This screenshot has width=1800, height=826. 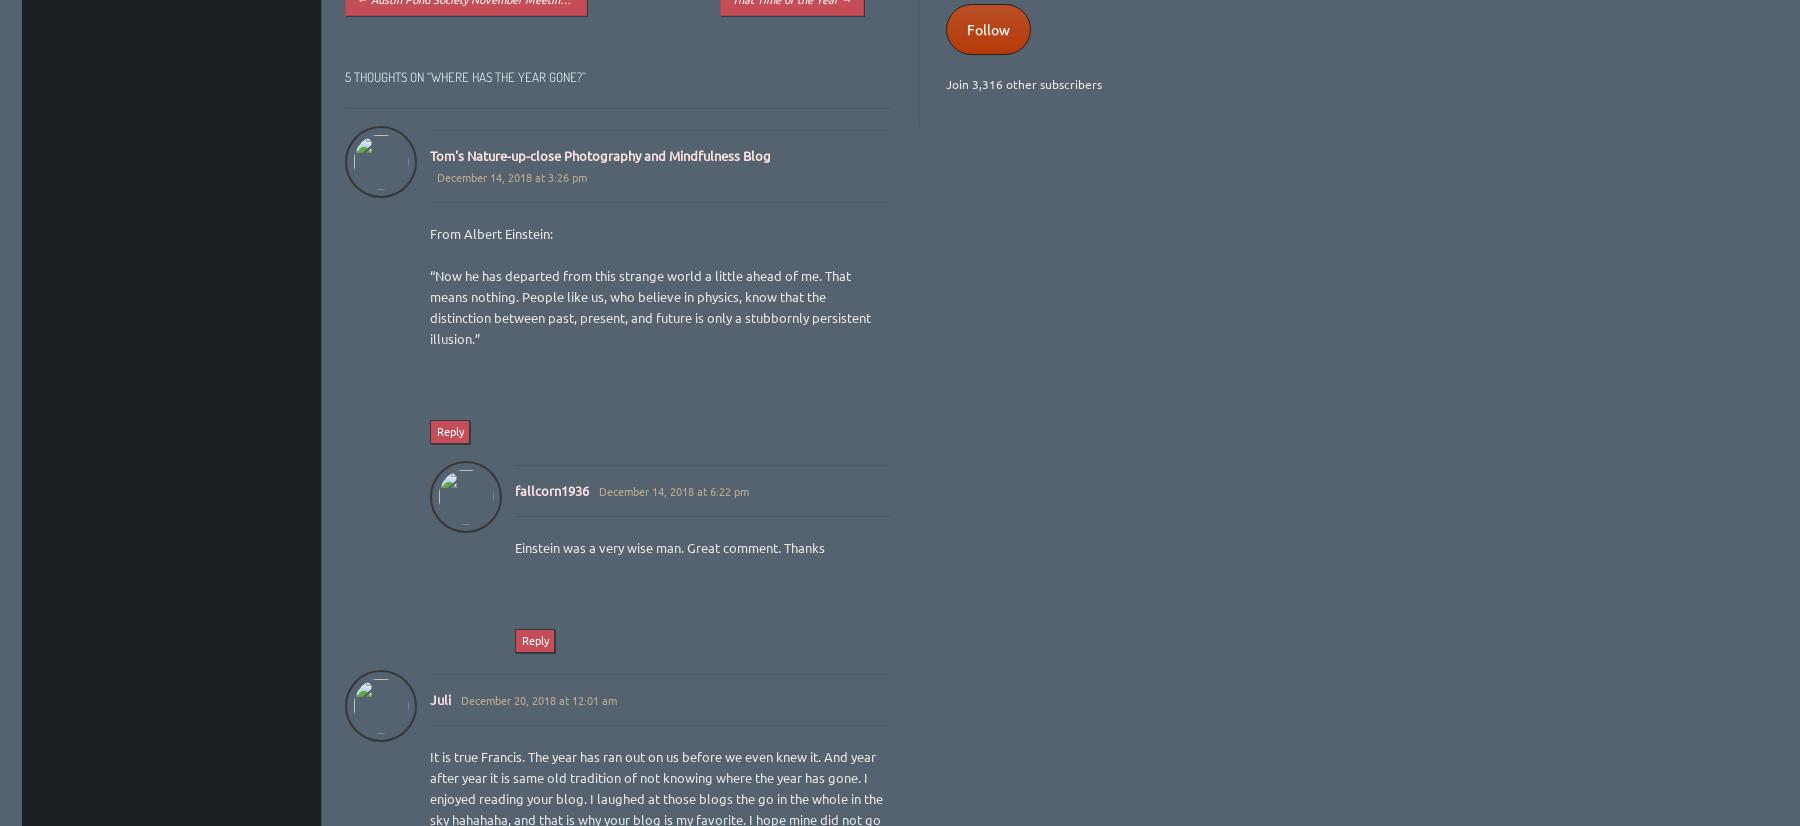 What do you see at coordinates (1024, 83) in the screenshot?
I see `'Join 3,316 other subscribers'` at bounding box center [1024, 83].